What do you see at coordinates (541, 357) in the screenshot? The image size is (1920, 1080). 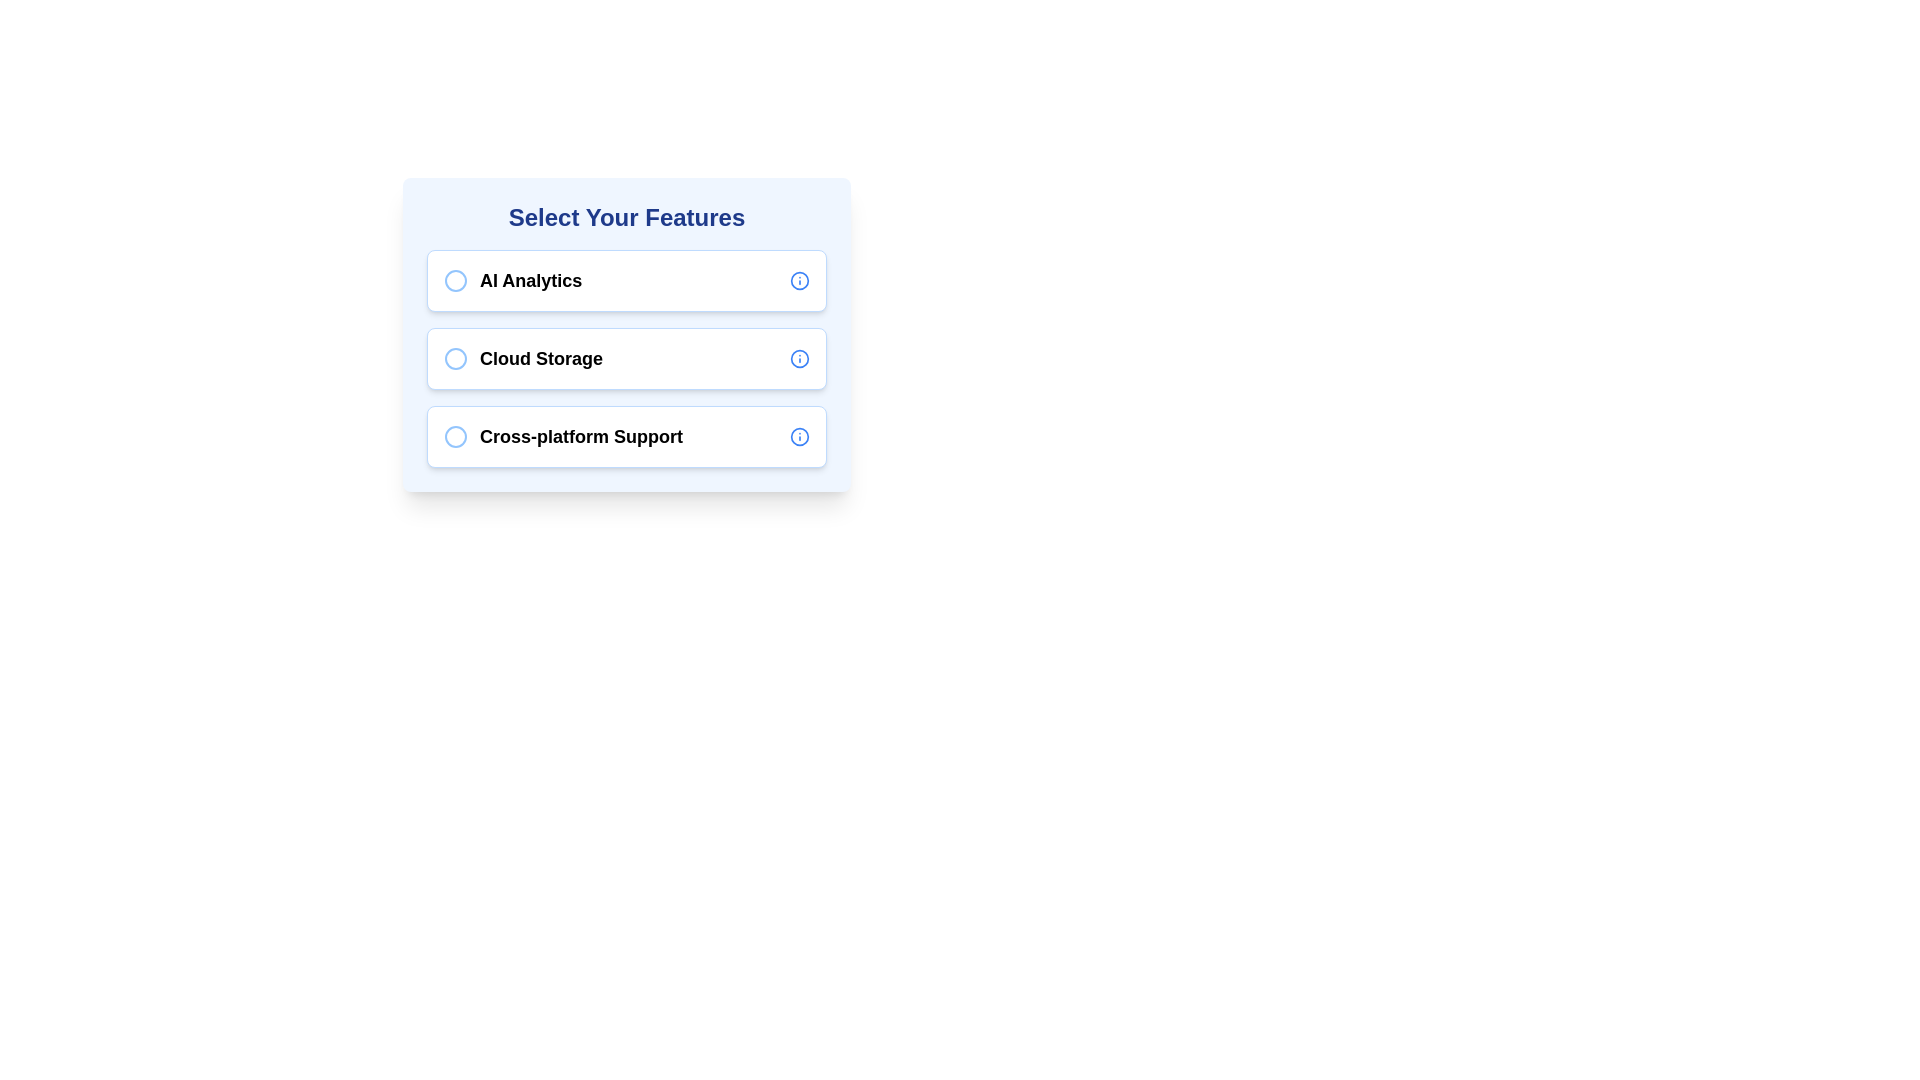 I see `the 'Cloud Storage' text label, which is the second option in a vertical list of selectable features, located between 'AI Analytics' and 'Cross-platform Support'` at bounding box center [541, 357].